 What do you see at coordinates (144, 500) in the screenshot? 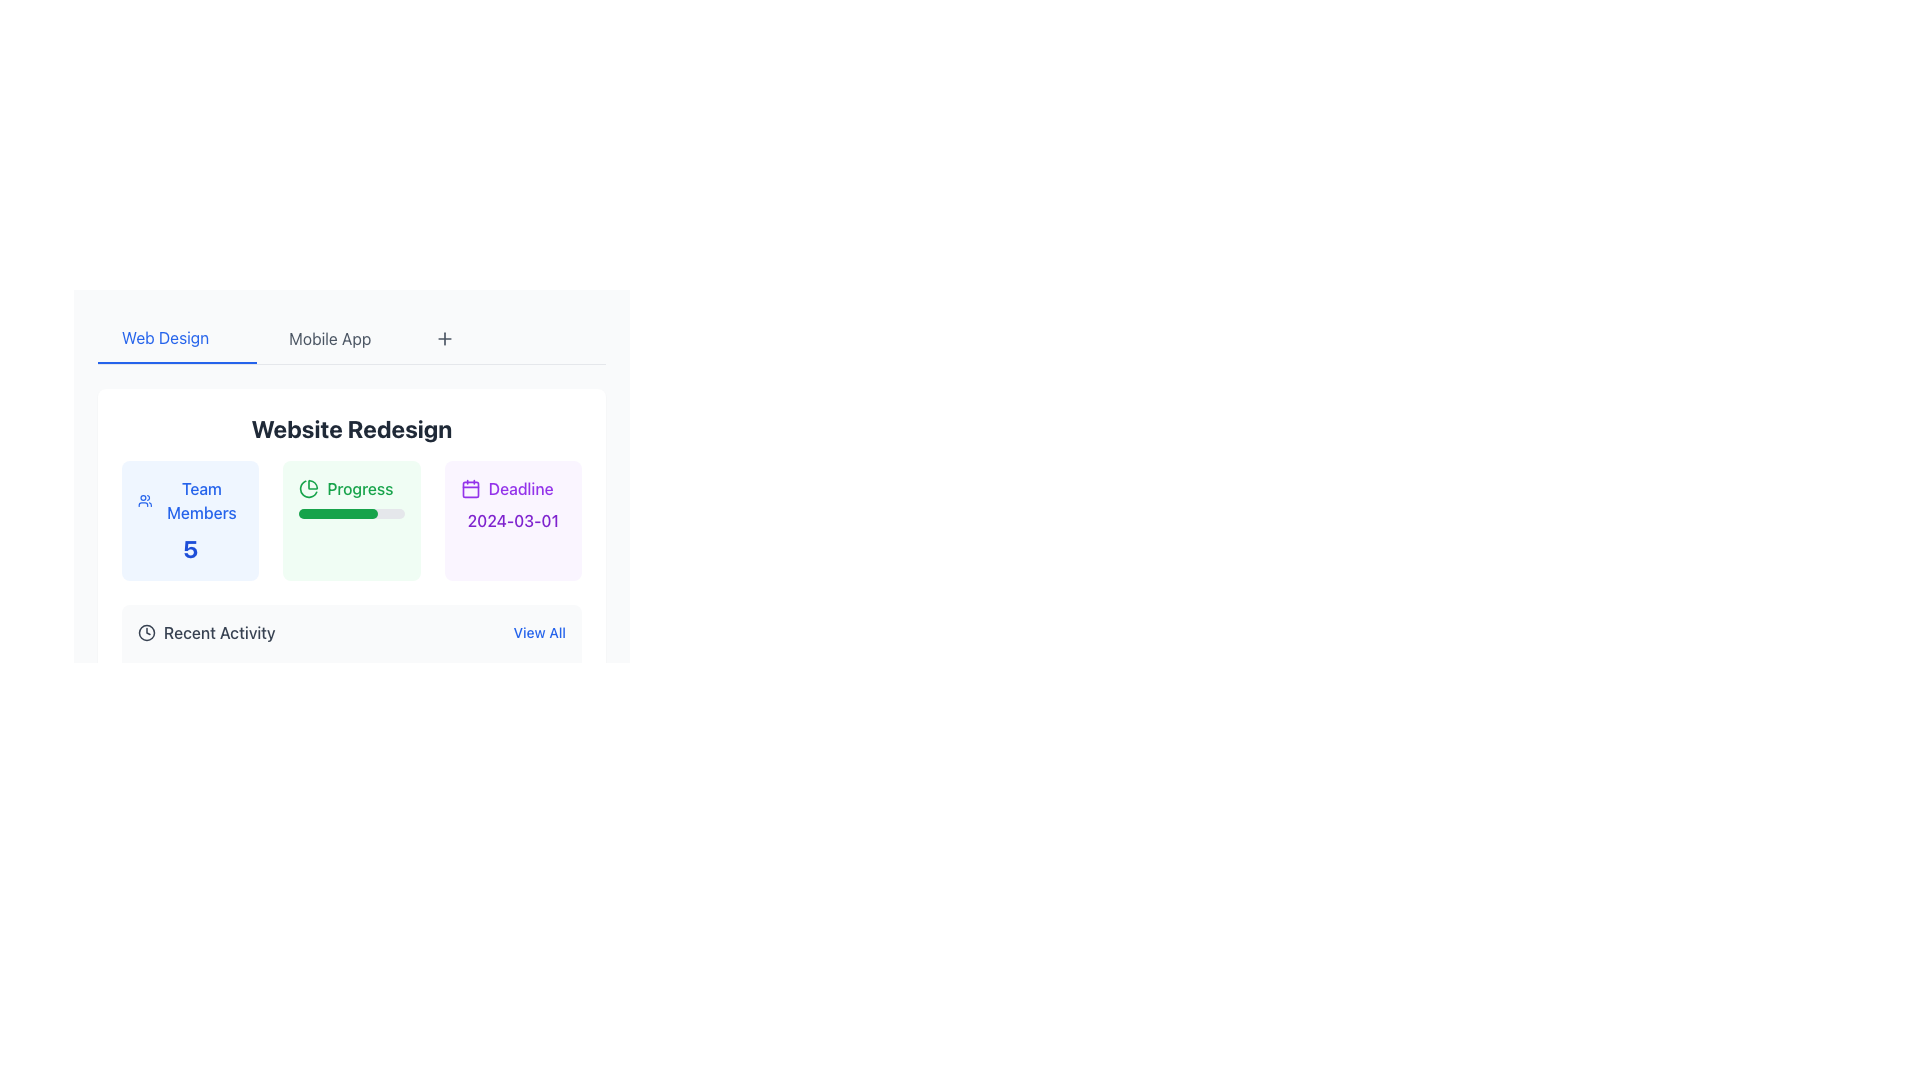
I see `the blue line art SVG icon representing a group of people located to the left of the 'Team Members 5' text in the 'Team Members' section` at bounding box center [144, 500].